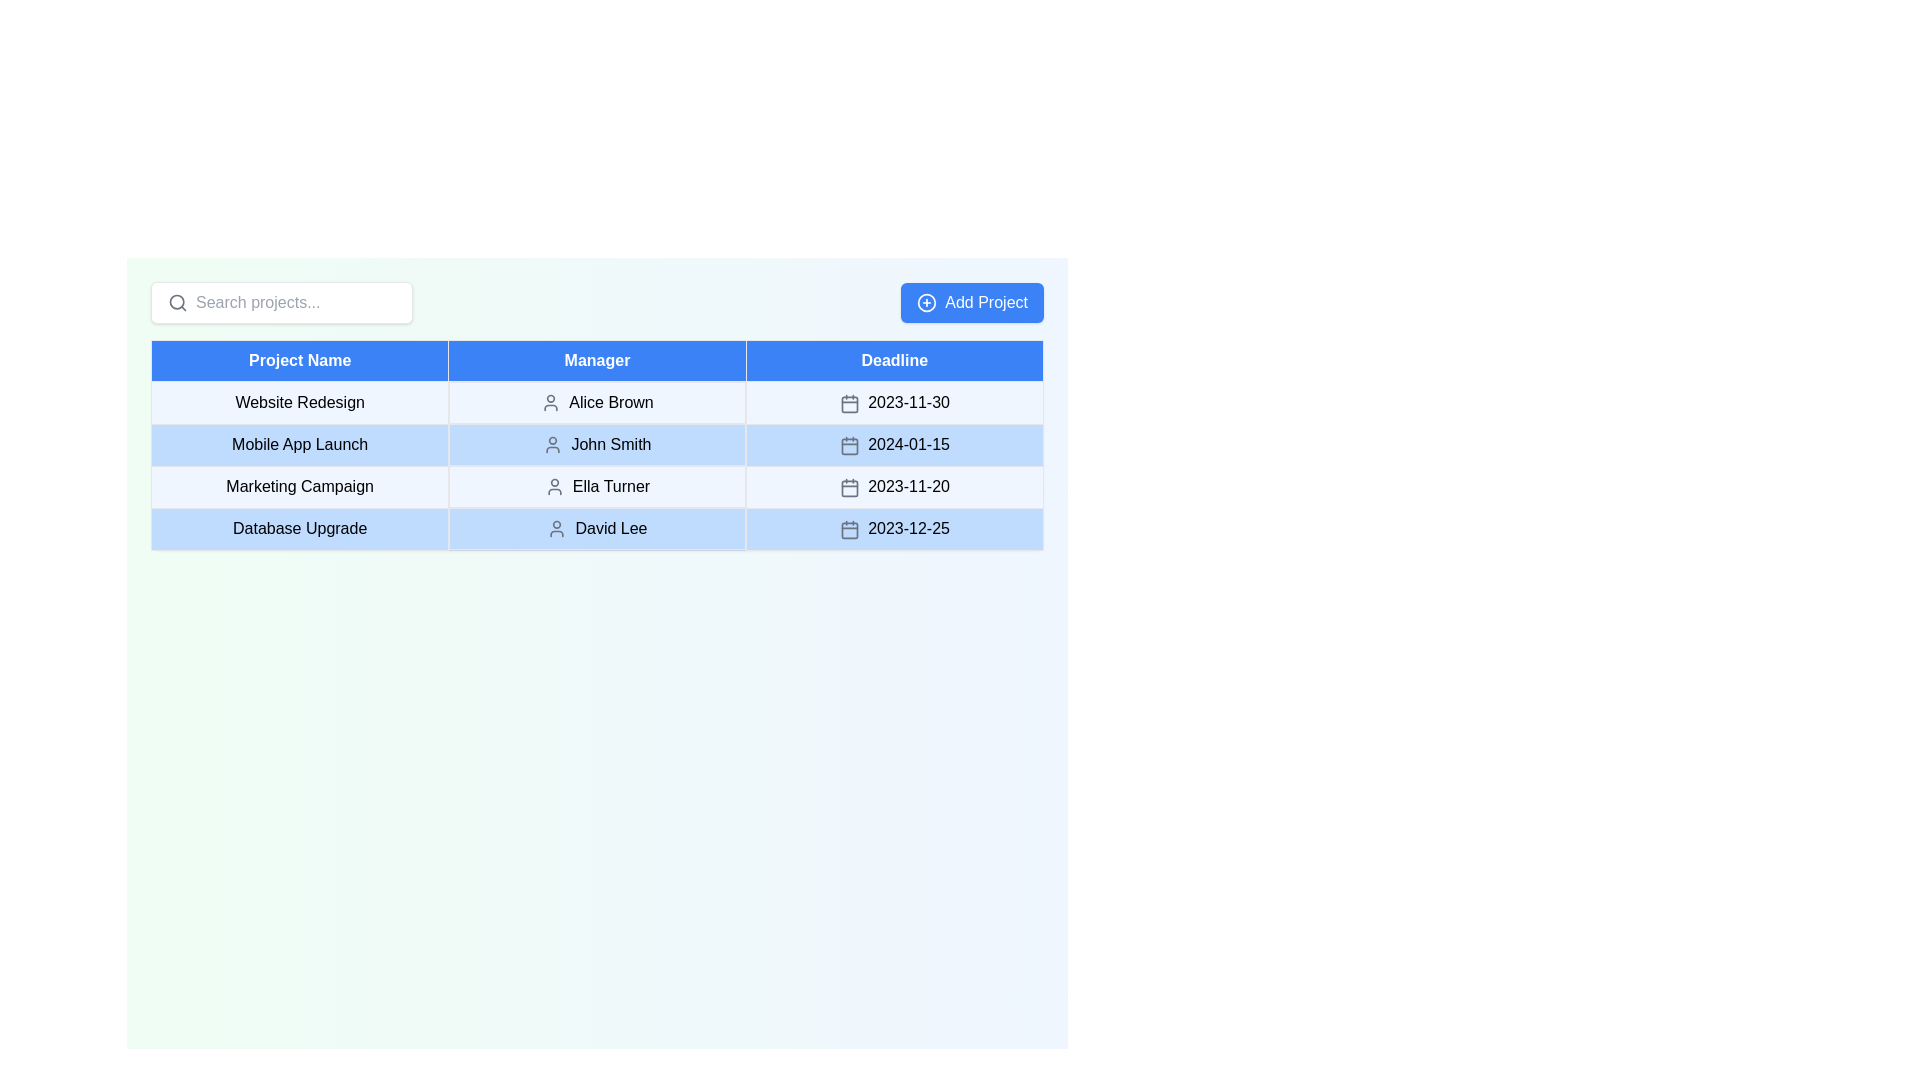  I want to click on the user icon representing 'Alice Brown', located in the 'Manager' column of the data table for the 'Website Redesign' project, so click(551, 402).